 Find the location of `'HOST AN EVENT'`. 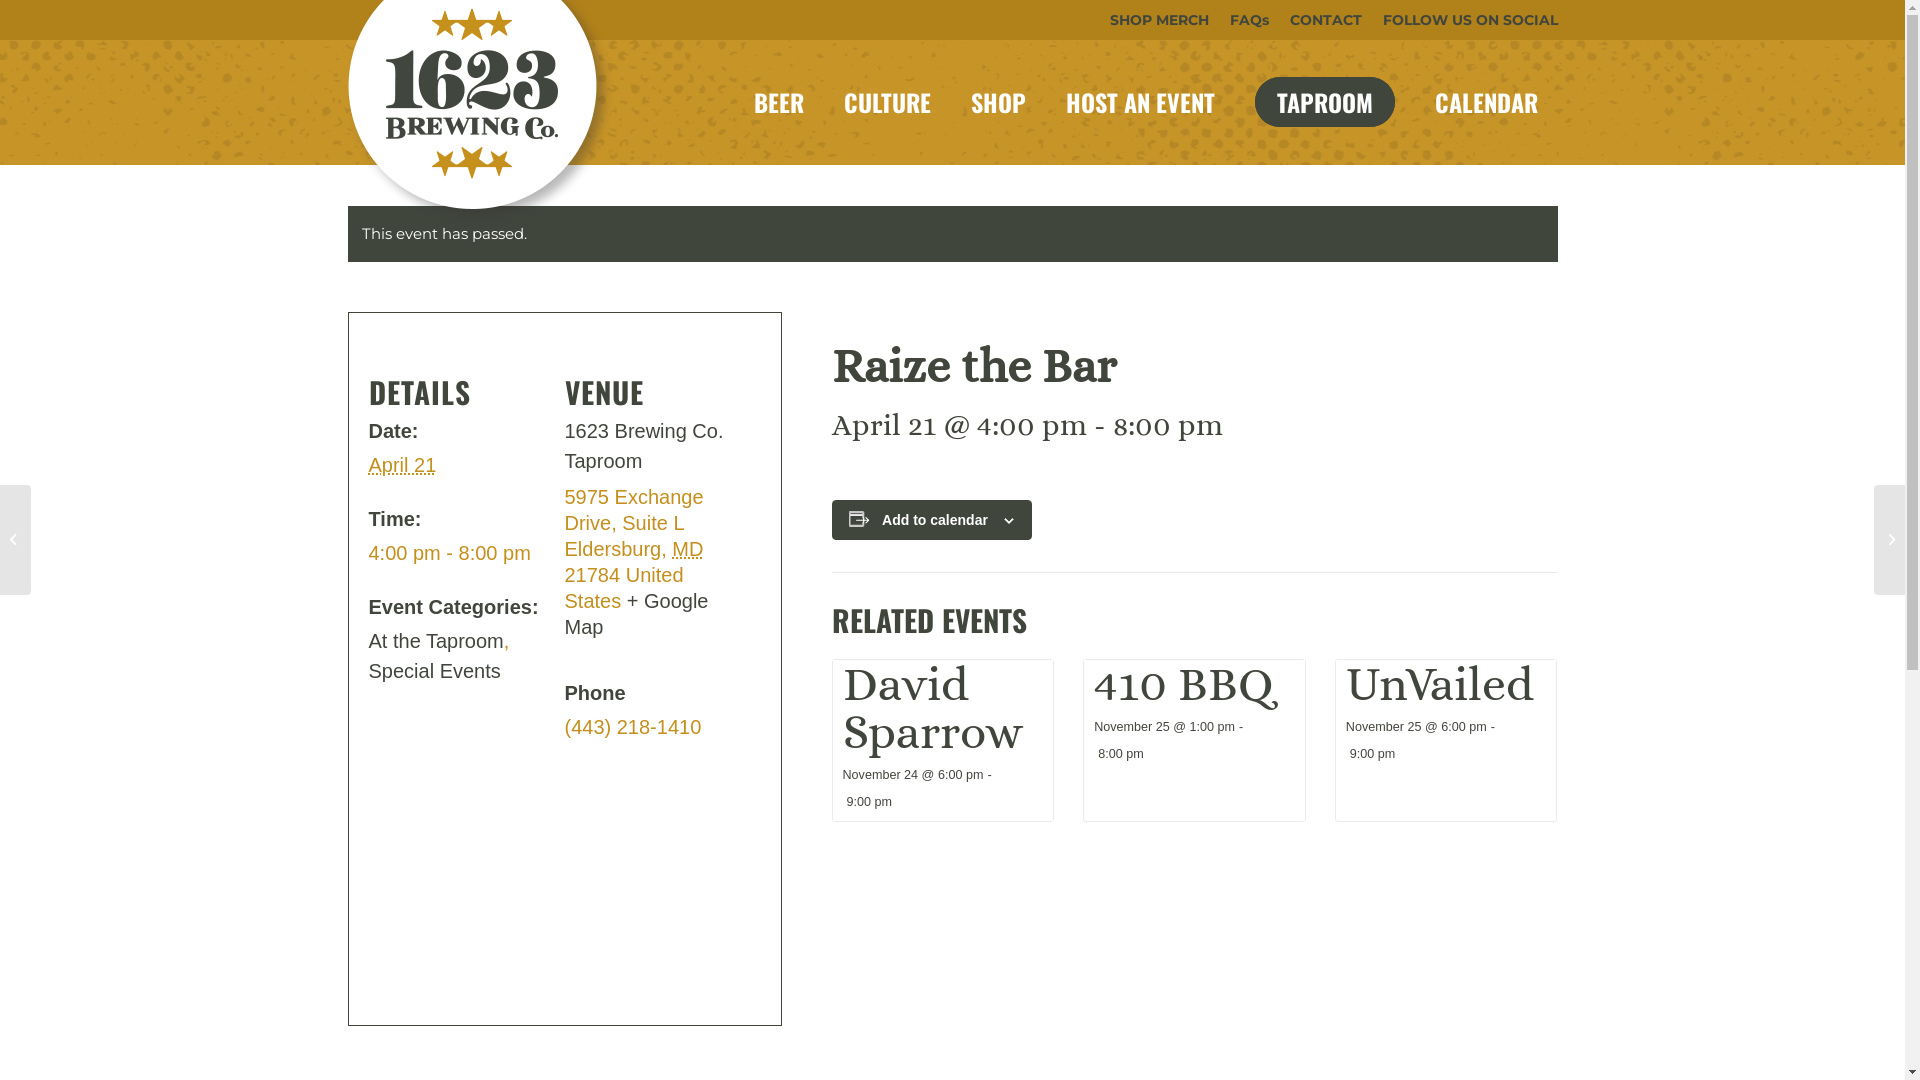

'HOST AN EVENT' is located at coordinates (1140, 101).